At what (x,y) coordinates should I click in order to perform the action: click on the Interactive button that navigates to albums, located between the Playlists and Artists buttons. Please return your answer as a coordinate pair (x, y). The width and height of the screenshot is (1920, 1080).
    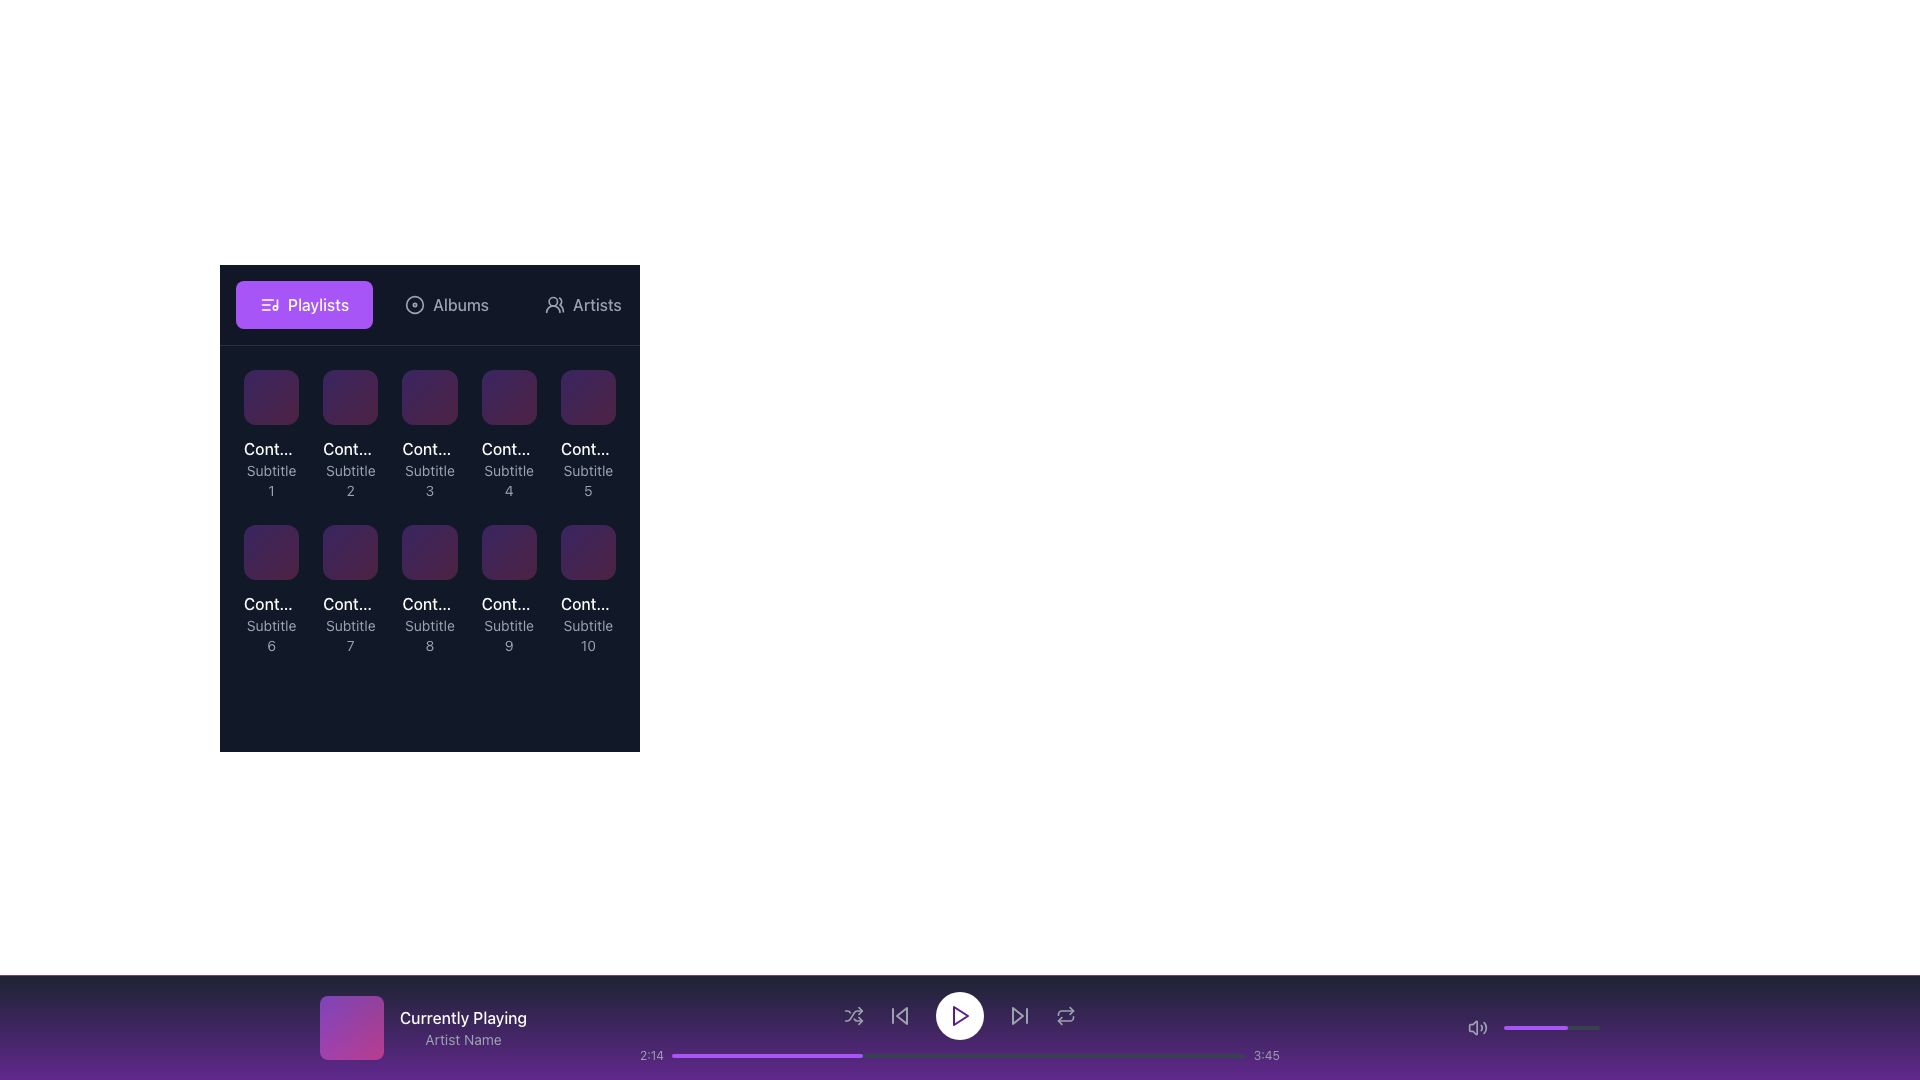
    Looking at the image, I should click on (445, 304).